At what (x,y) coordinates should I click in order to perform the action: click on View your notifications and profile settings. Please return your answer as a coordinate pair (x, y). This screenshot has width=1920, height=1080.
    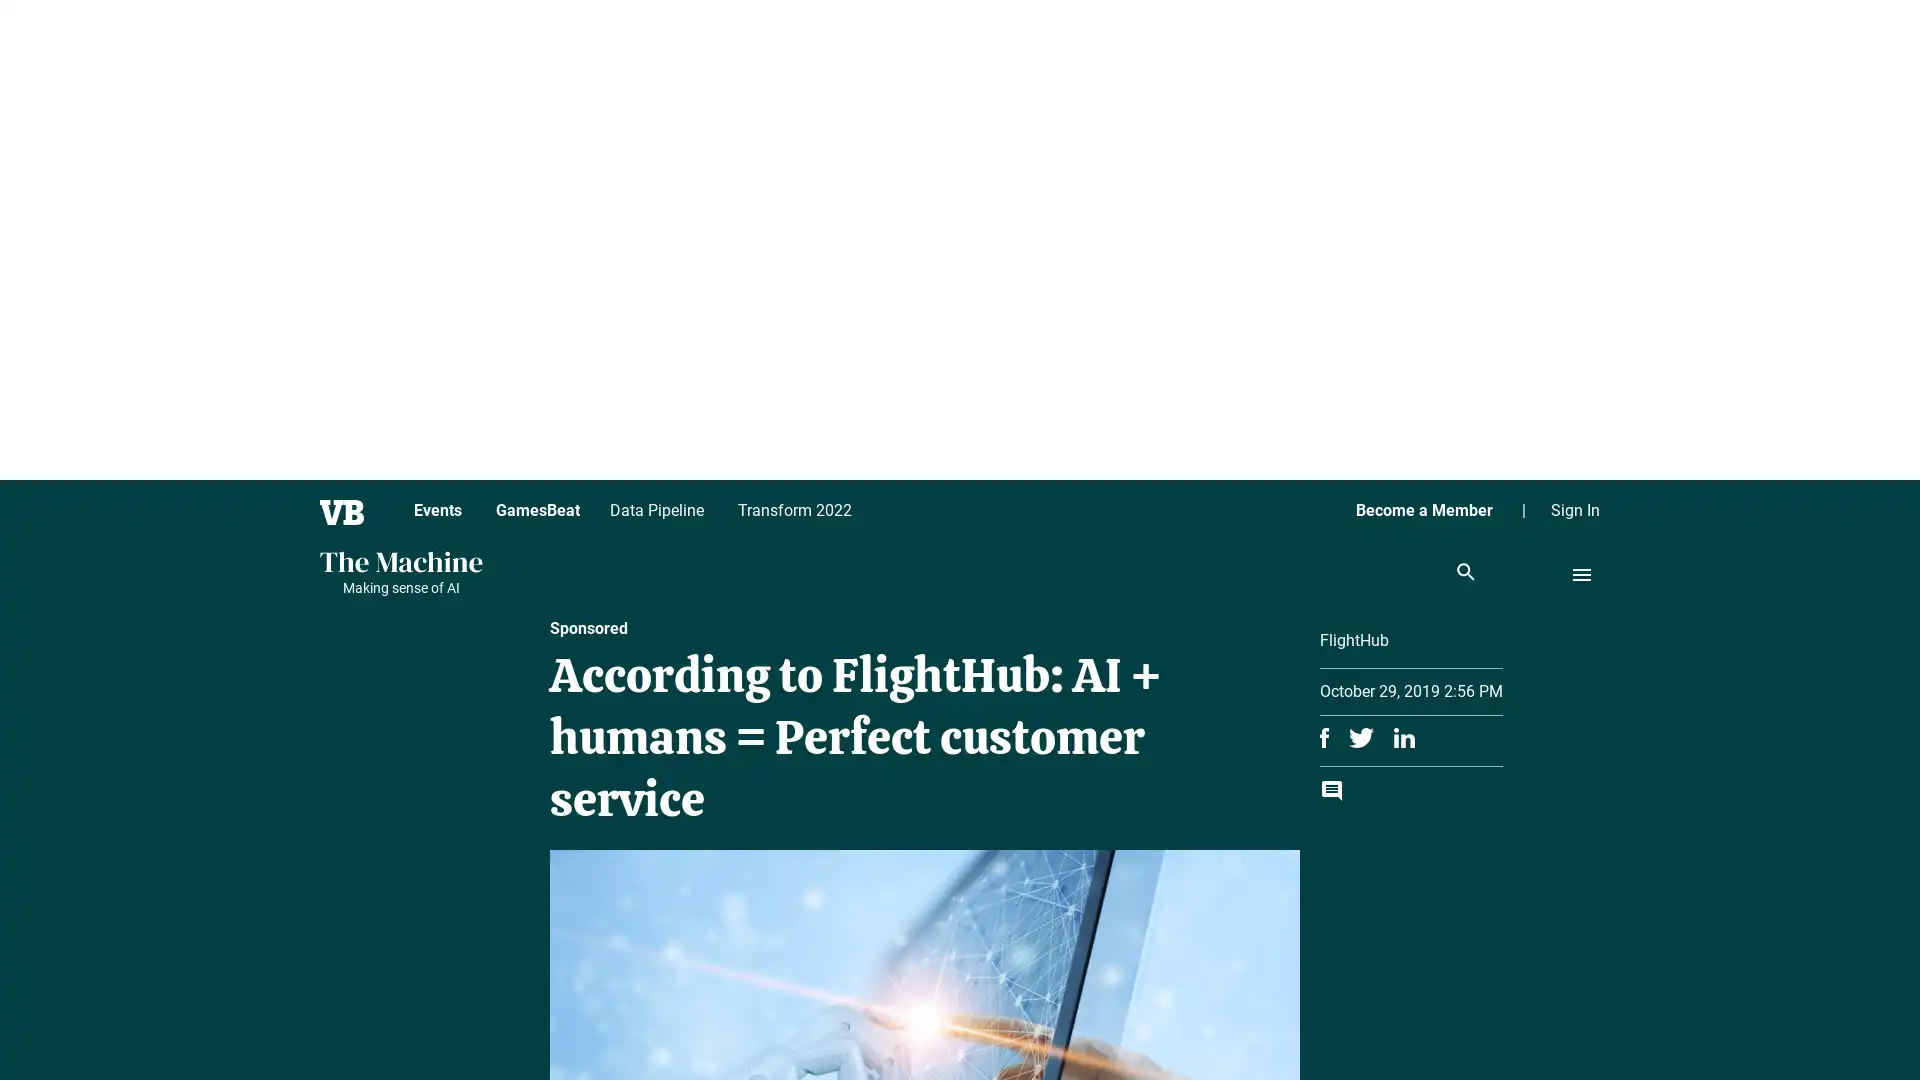
    Looking at the image, I should click on (1855, 1015).